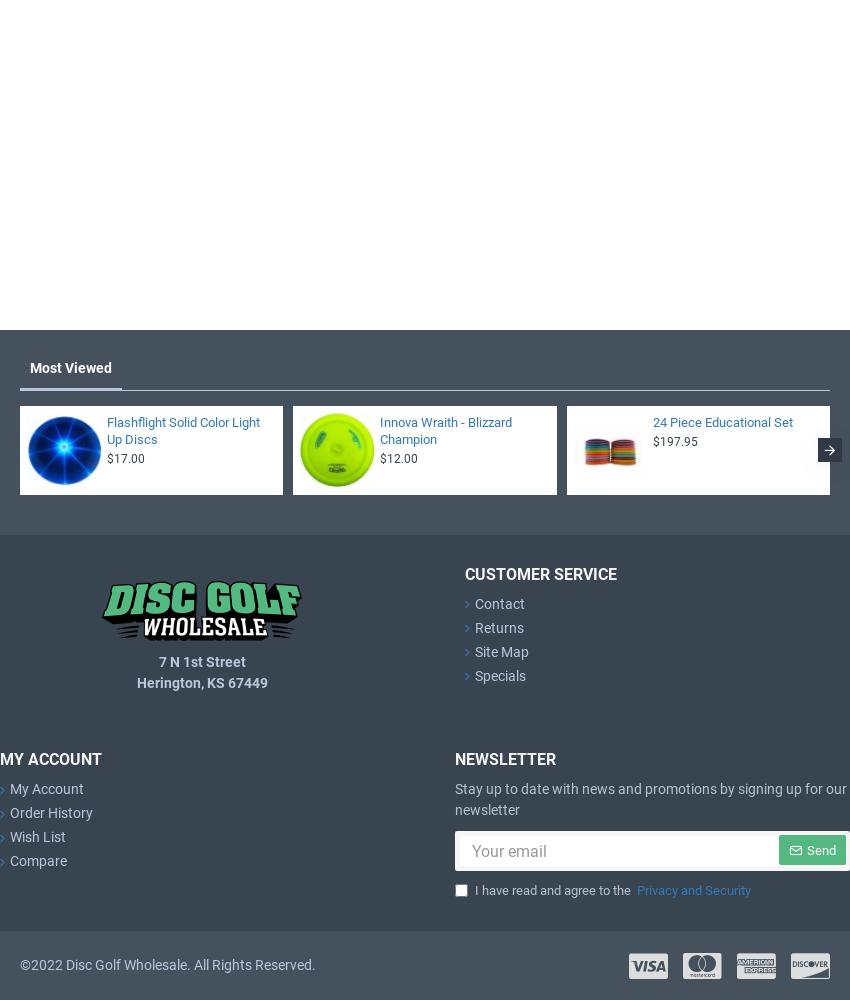 This screenshot has height=1000, width=850. I want to click on '$12.00', so click(398, 457).